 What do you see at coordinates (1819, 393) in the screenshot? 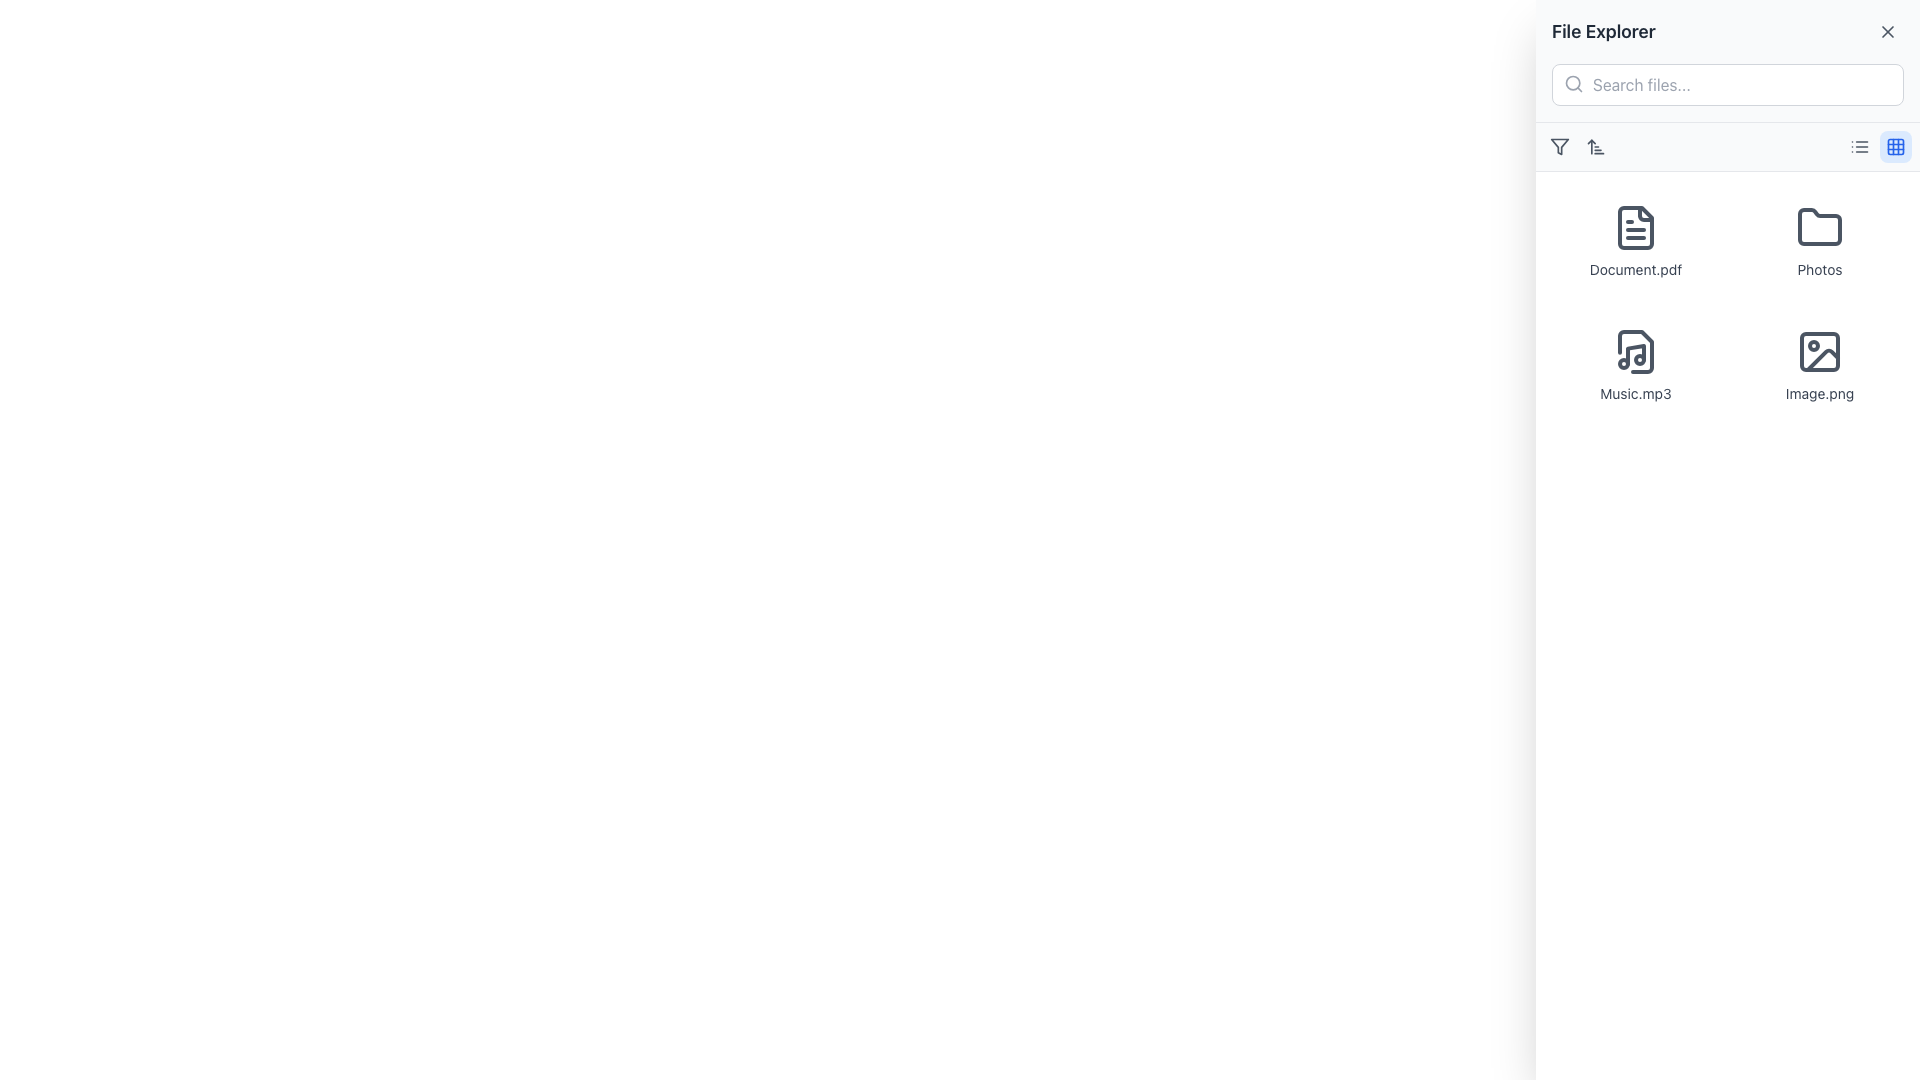
I see `text label displaying 'Image.png' which is styled in gray and located beneath an icon in a clickable panel` at bounding box center [1819, 393].